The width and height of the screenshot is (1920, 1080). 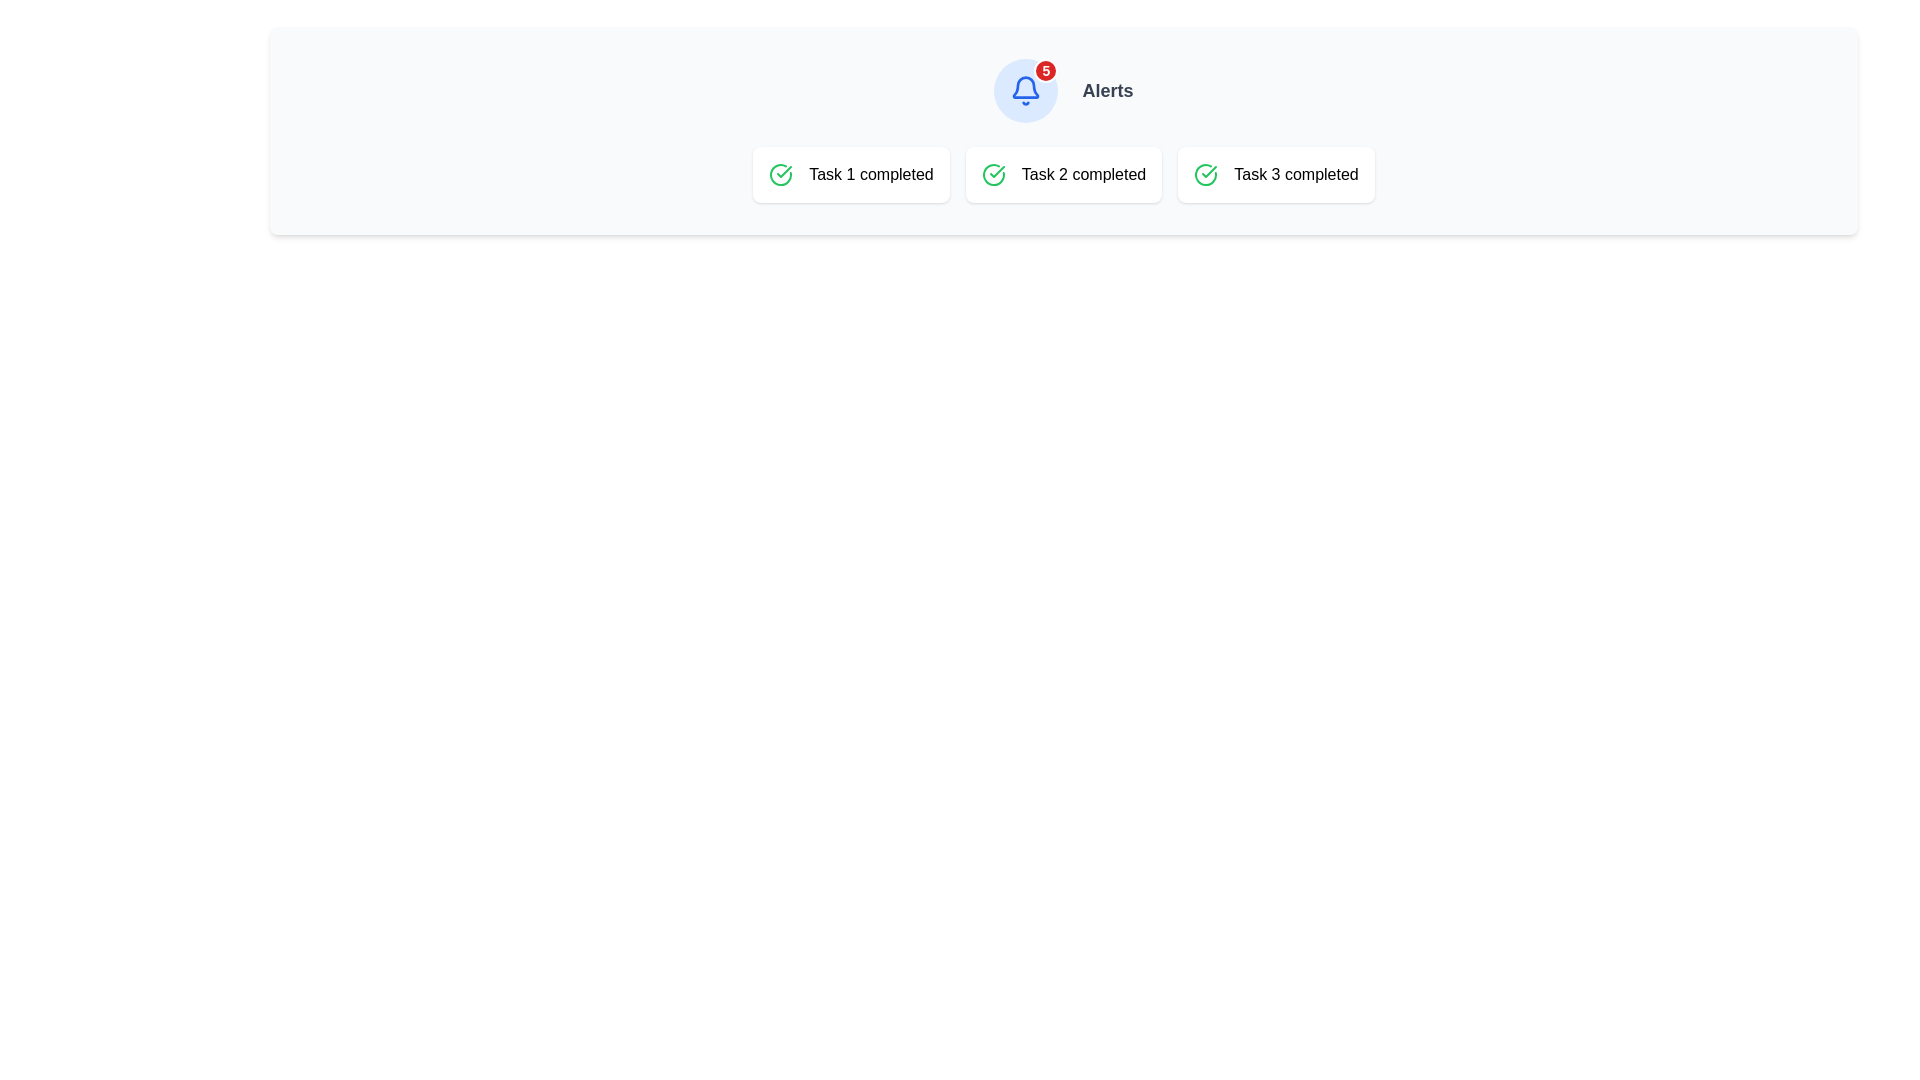 I want to click on the 'Task 3 completed' informational card which is the third card in the grid layout, signified by a green checkmark icon and black text, so click(x=1275, y=173).